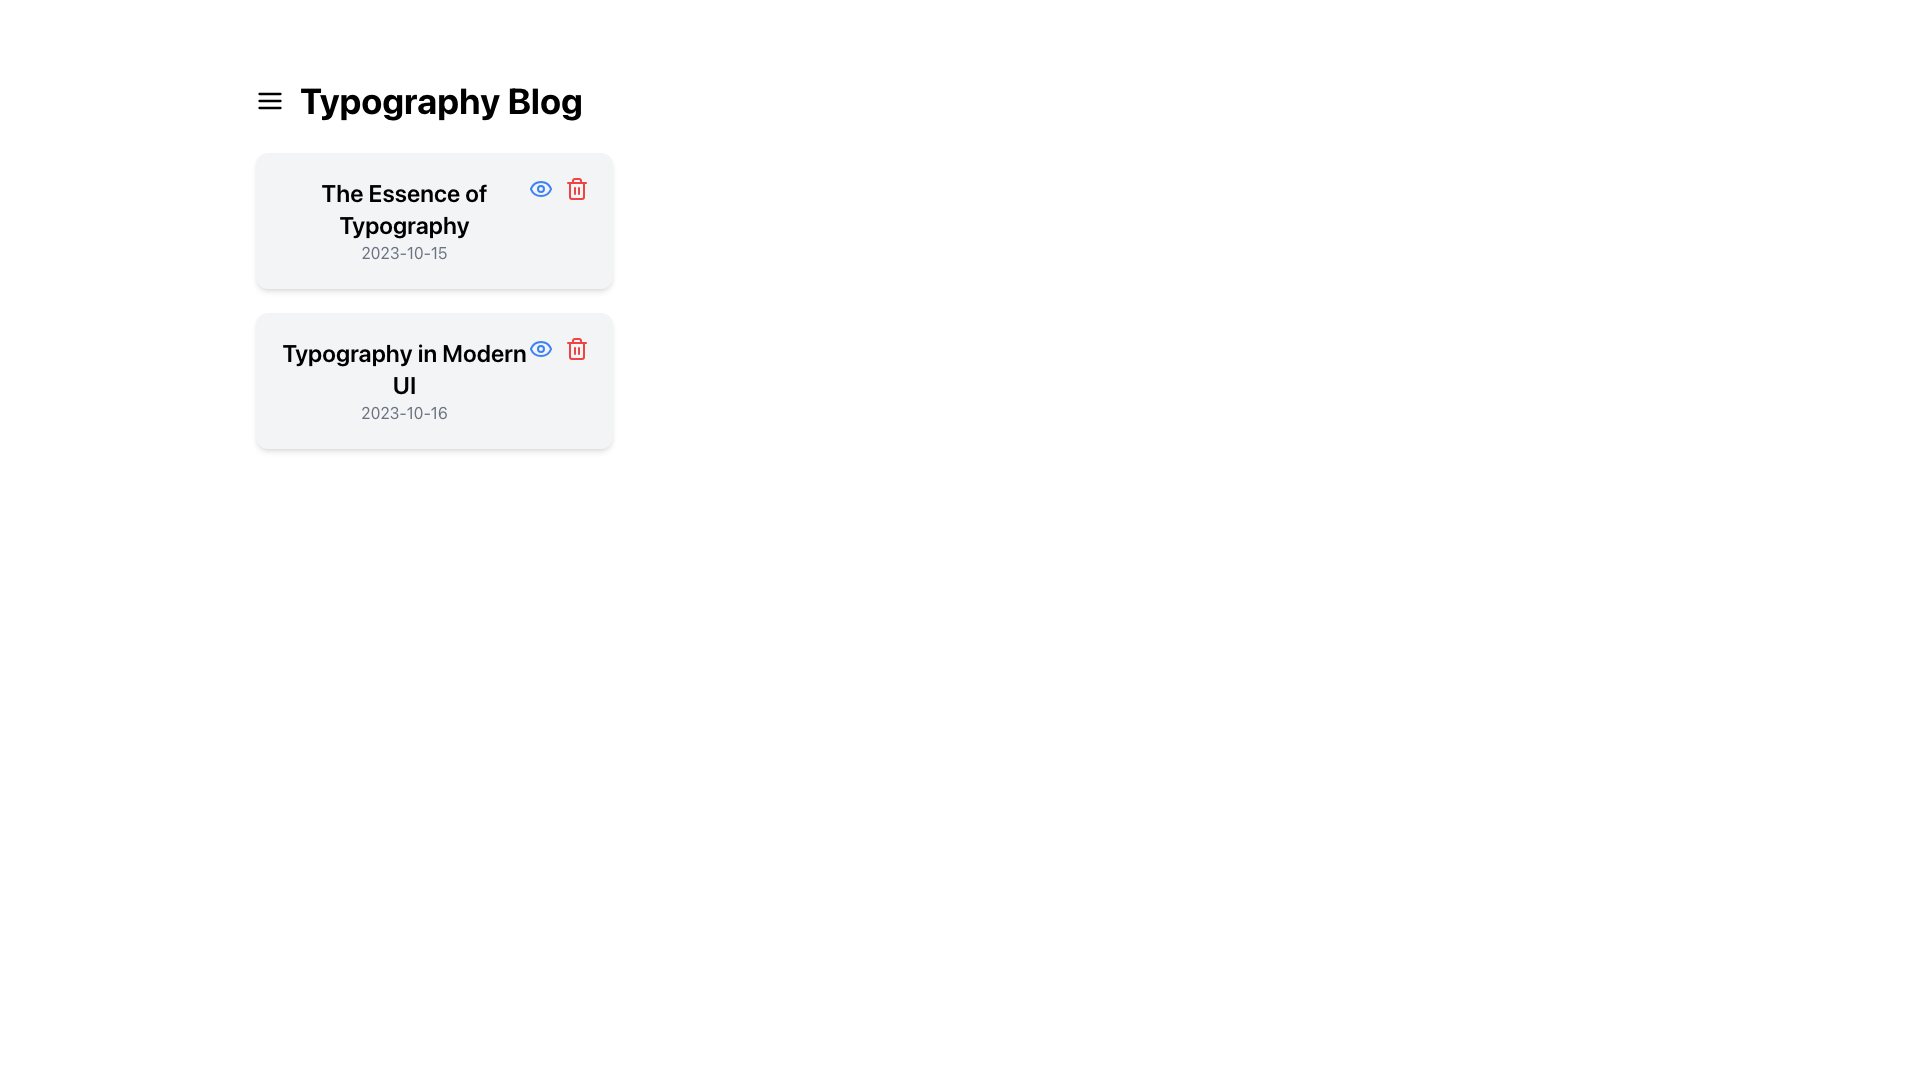 The height and width of the screenshot is (1080, 1920). What do you see at coordinates (403, 252) in the screenshot?
I see `the Static Text Label indicating the date associated with the content titled 'The Essence of Typography', which is centrally aligned beneath the title text` at bounding box center [403, 252].